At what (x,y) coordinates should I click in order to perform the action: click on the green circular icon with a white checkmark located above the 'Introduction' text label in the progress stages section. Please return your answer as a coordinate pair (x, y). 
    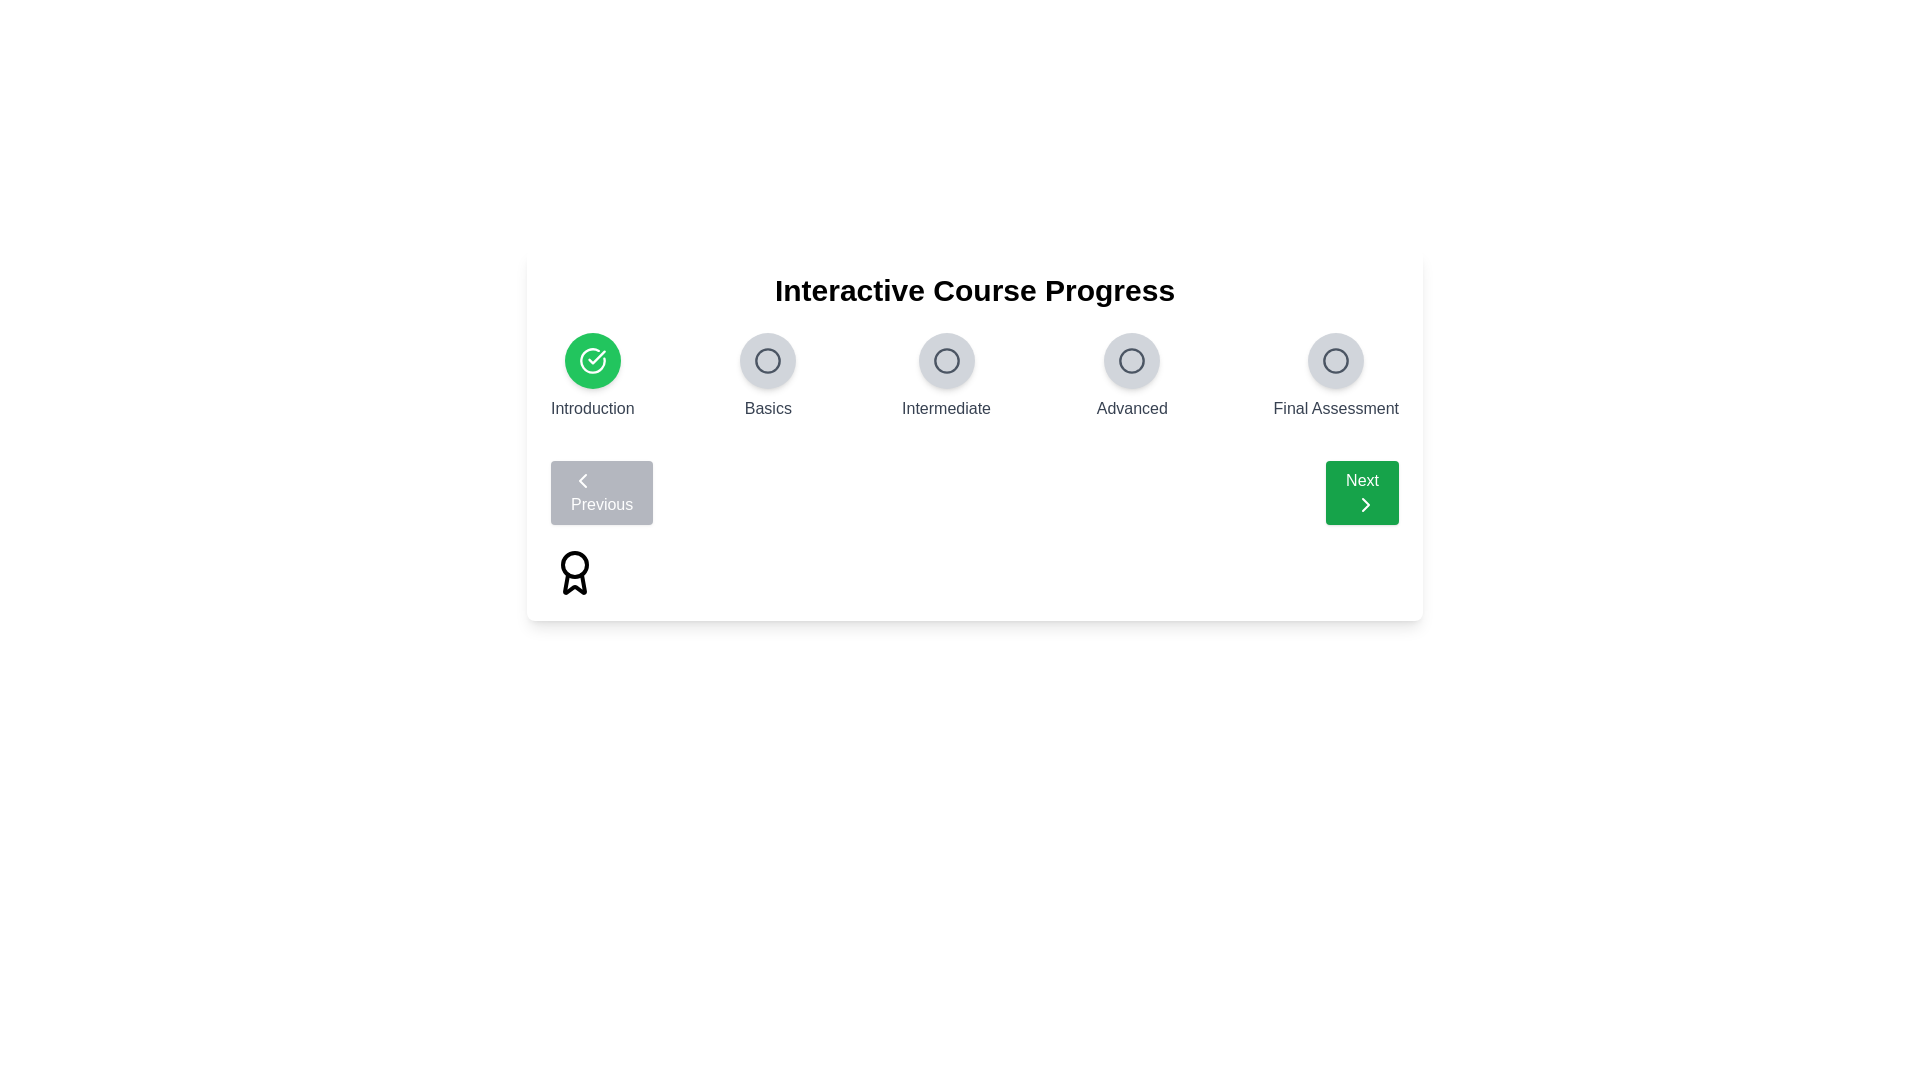
    Looking at the image, I should click on (591, 361).